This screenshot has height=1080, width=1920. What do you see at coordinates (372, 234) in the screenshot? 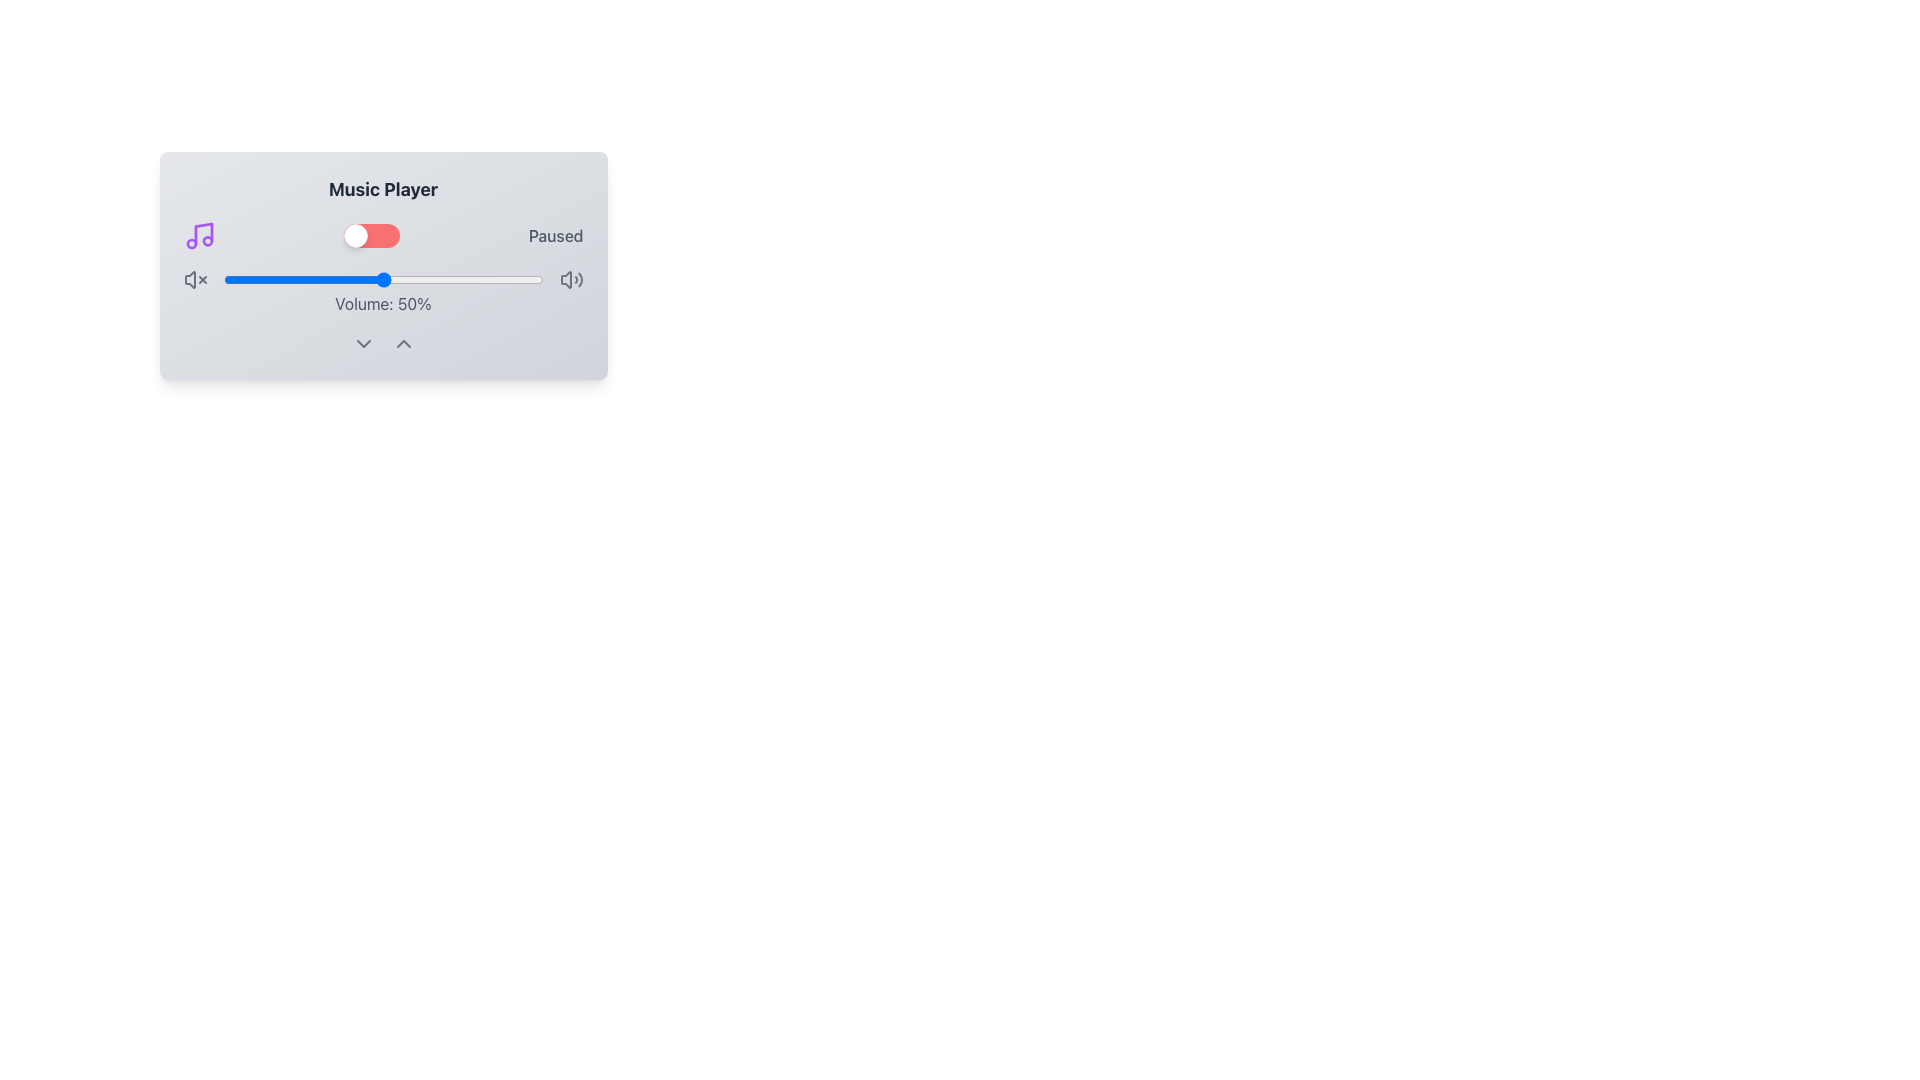
I see `the inactive toggle switch located in the row labeled 'Paused'` at bounding box center [372, 234].